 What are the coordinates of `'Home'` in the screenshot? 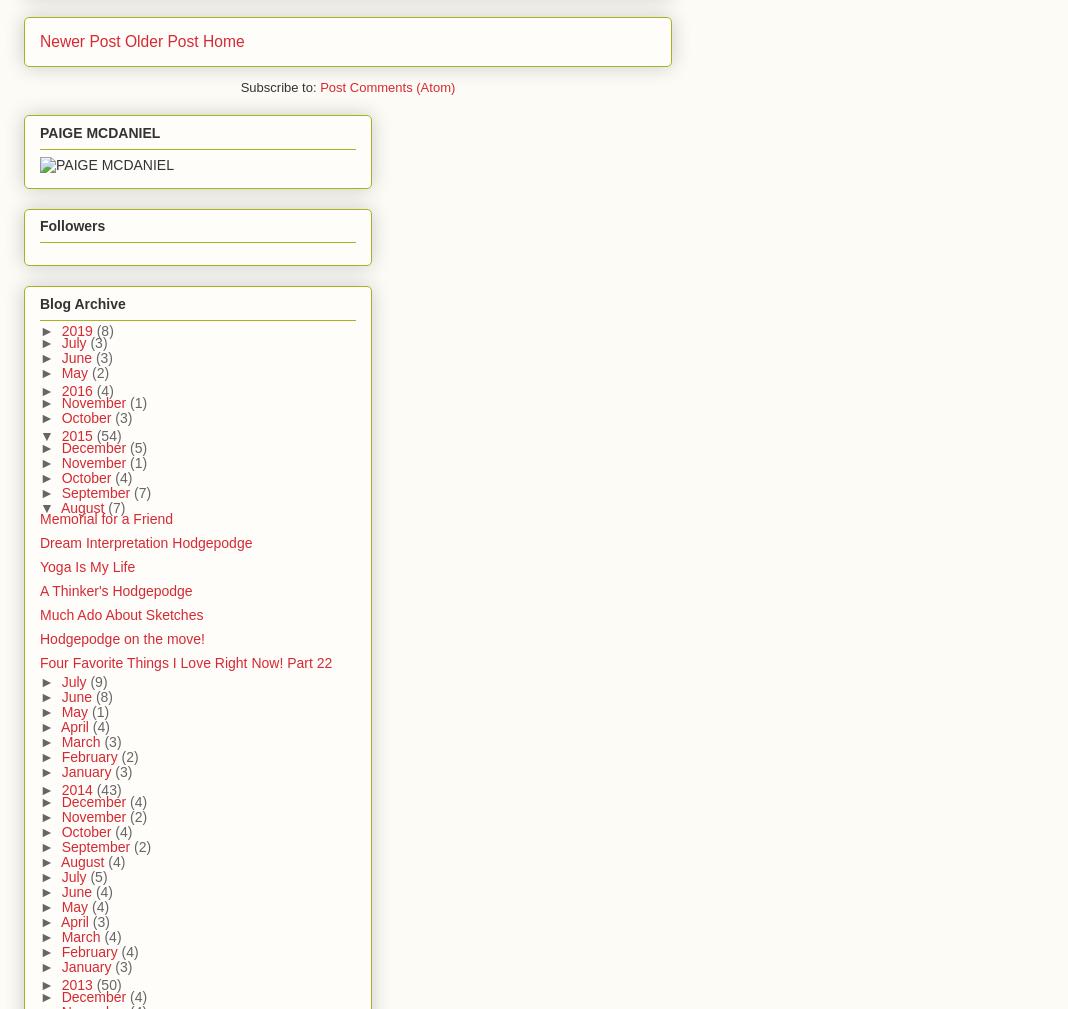 It's located at (222, 40).